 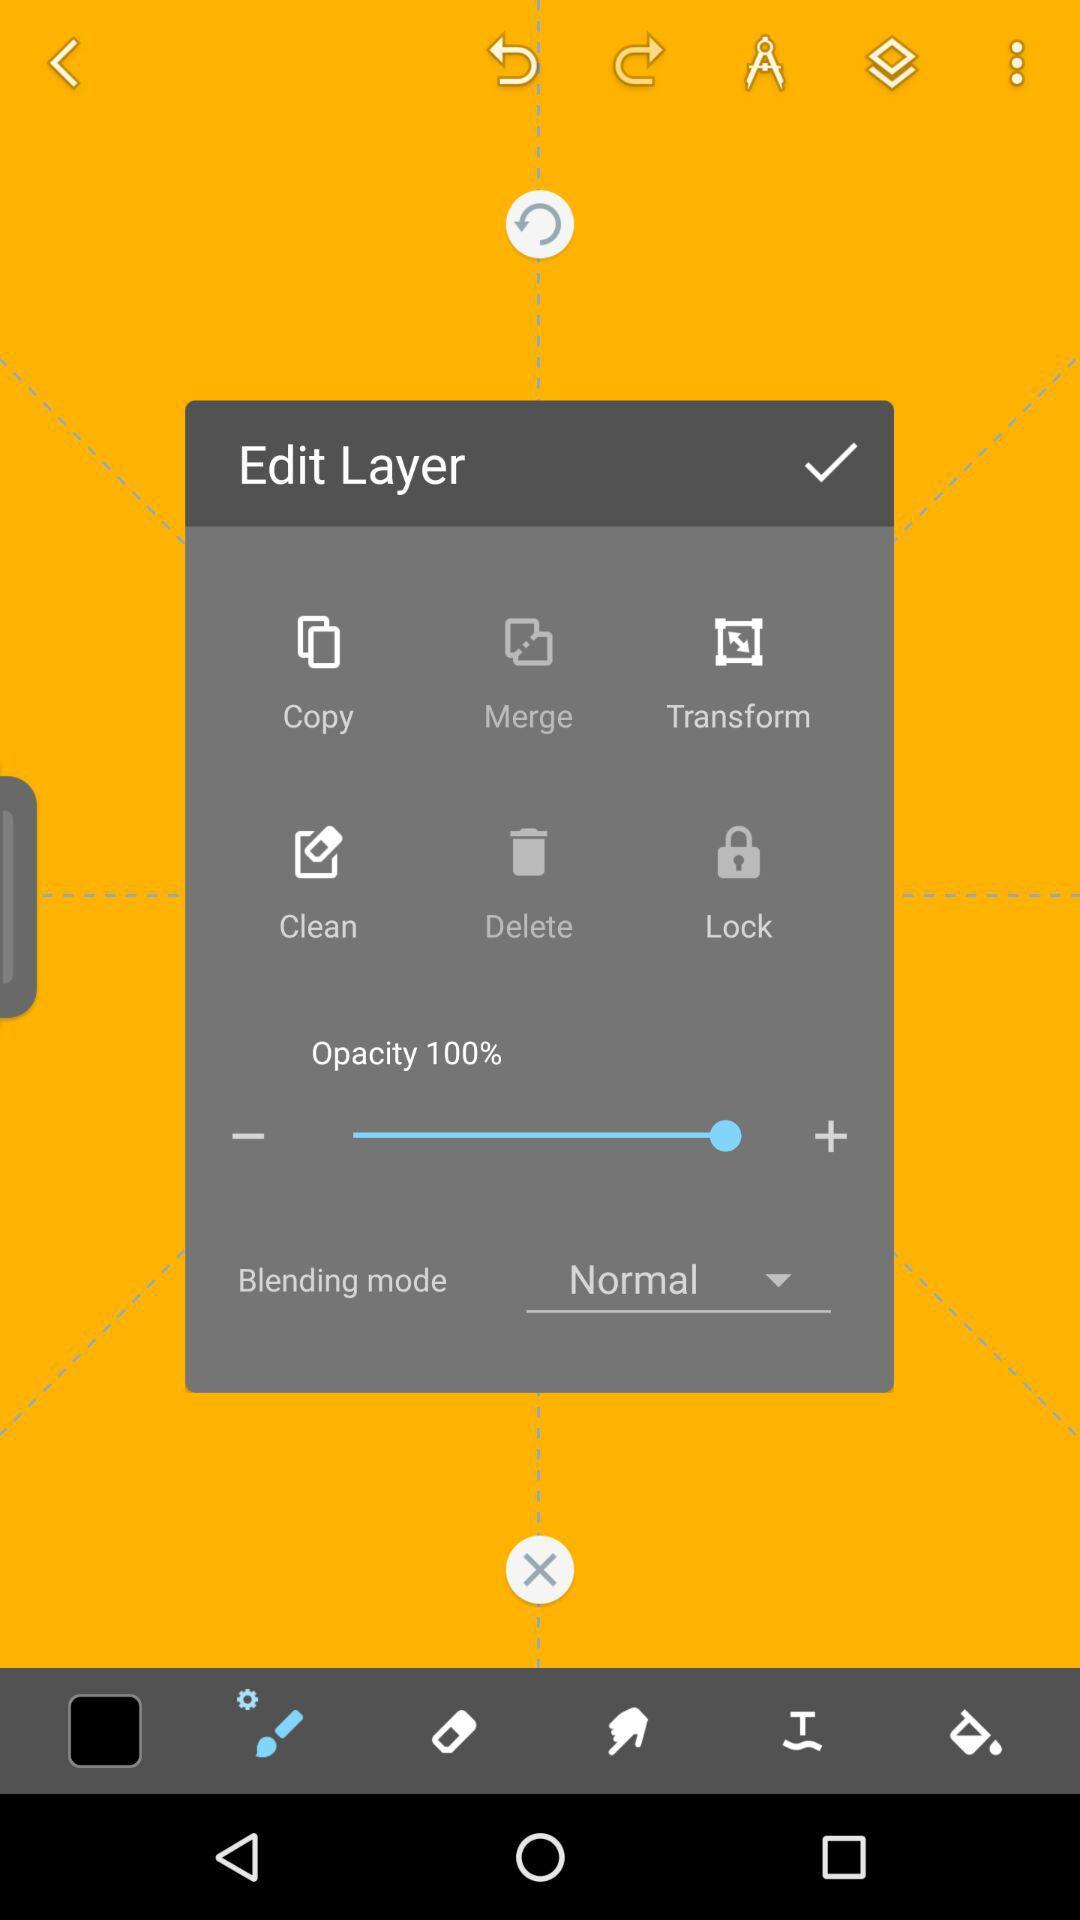 I want to click on the layers icon, so click(x=890, y=62).